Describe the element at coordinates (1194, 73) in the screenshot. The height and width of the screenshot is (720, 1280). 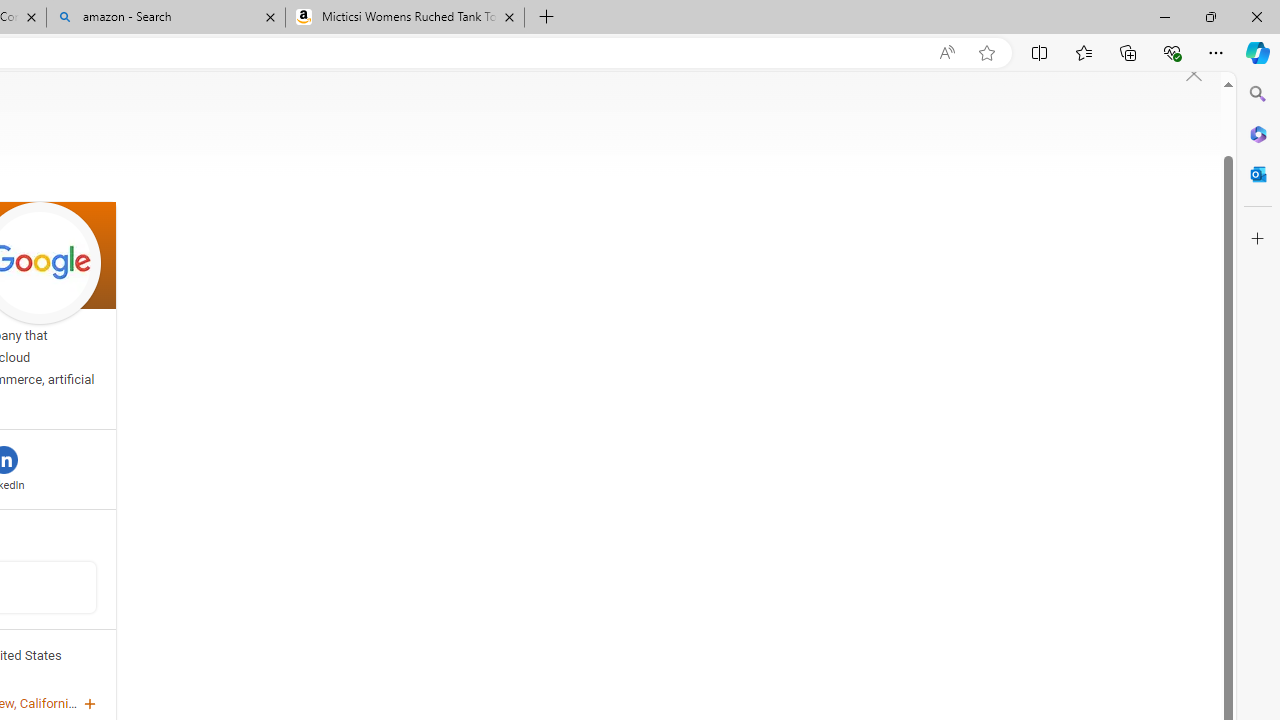
I see `'Class: rms_img'` at that location.